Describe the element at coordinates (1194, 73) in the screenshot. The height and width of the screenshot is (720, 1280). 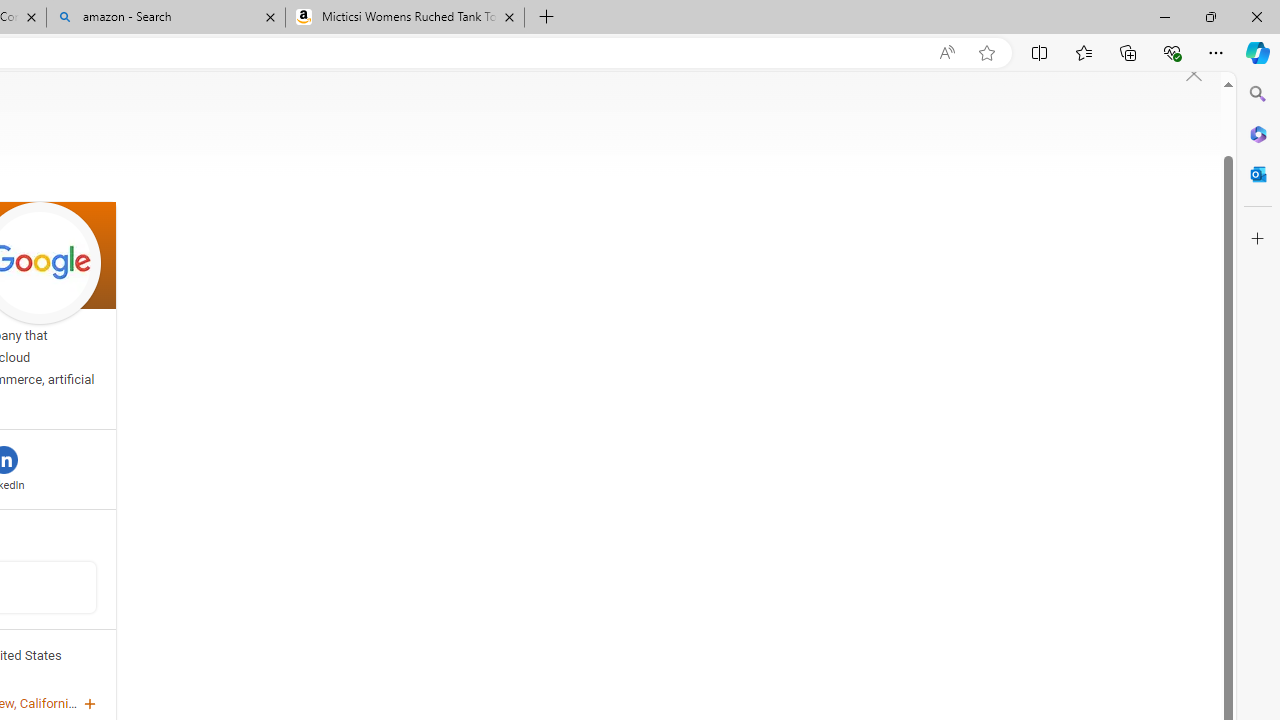
I see `'Class: rms_img'` at that location.